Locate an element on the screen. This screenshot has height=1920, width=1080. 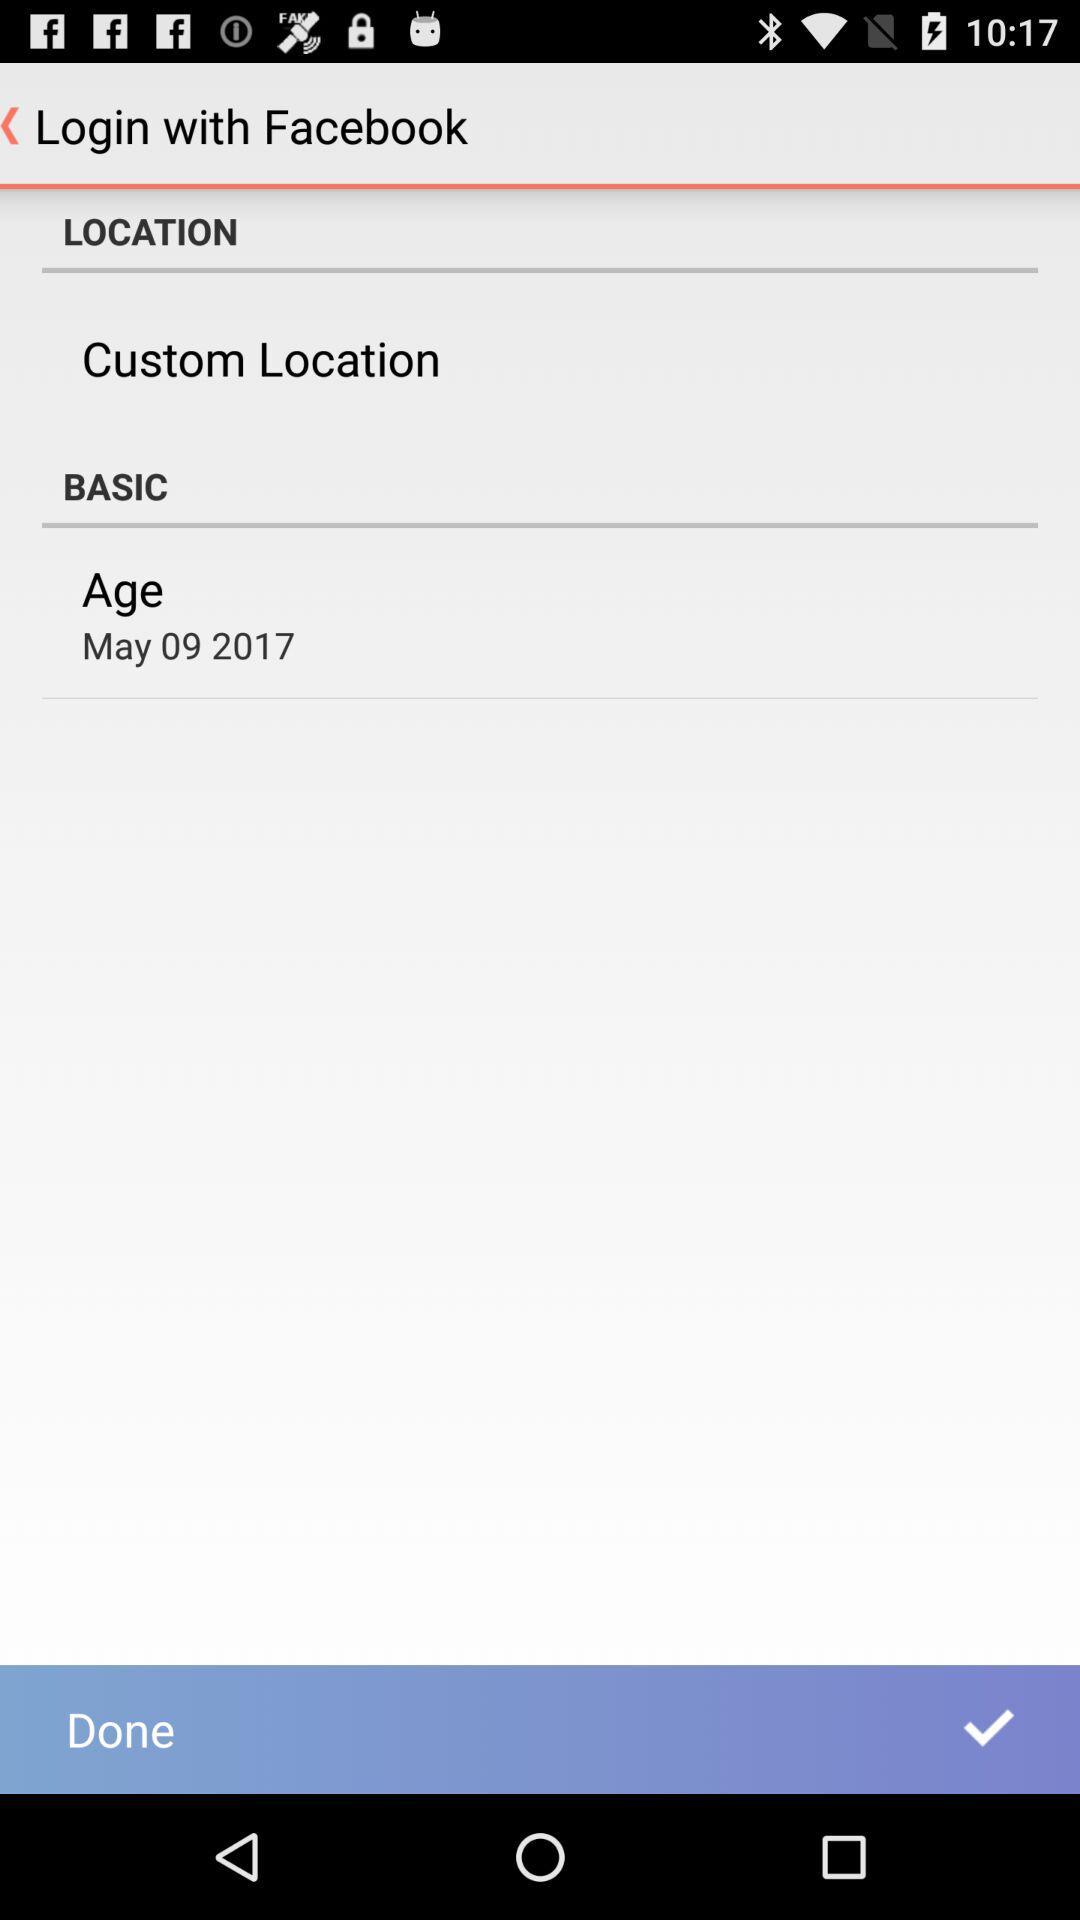
the icon above the done icon is located at coordinates (188, 644).